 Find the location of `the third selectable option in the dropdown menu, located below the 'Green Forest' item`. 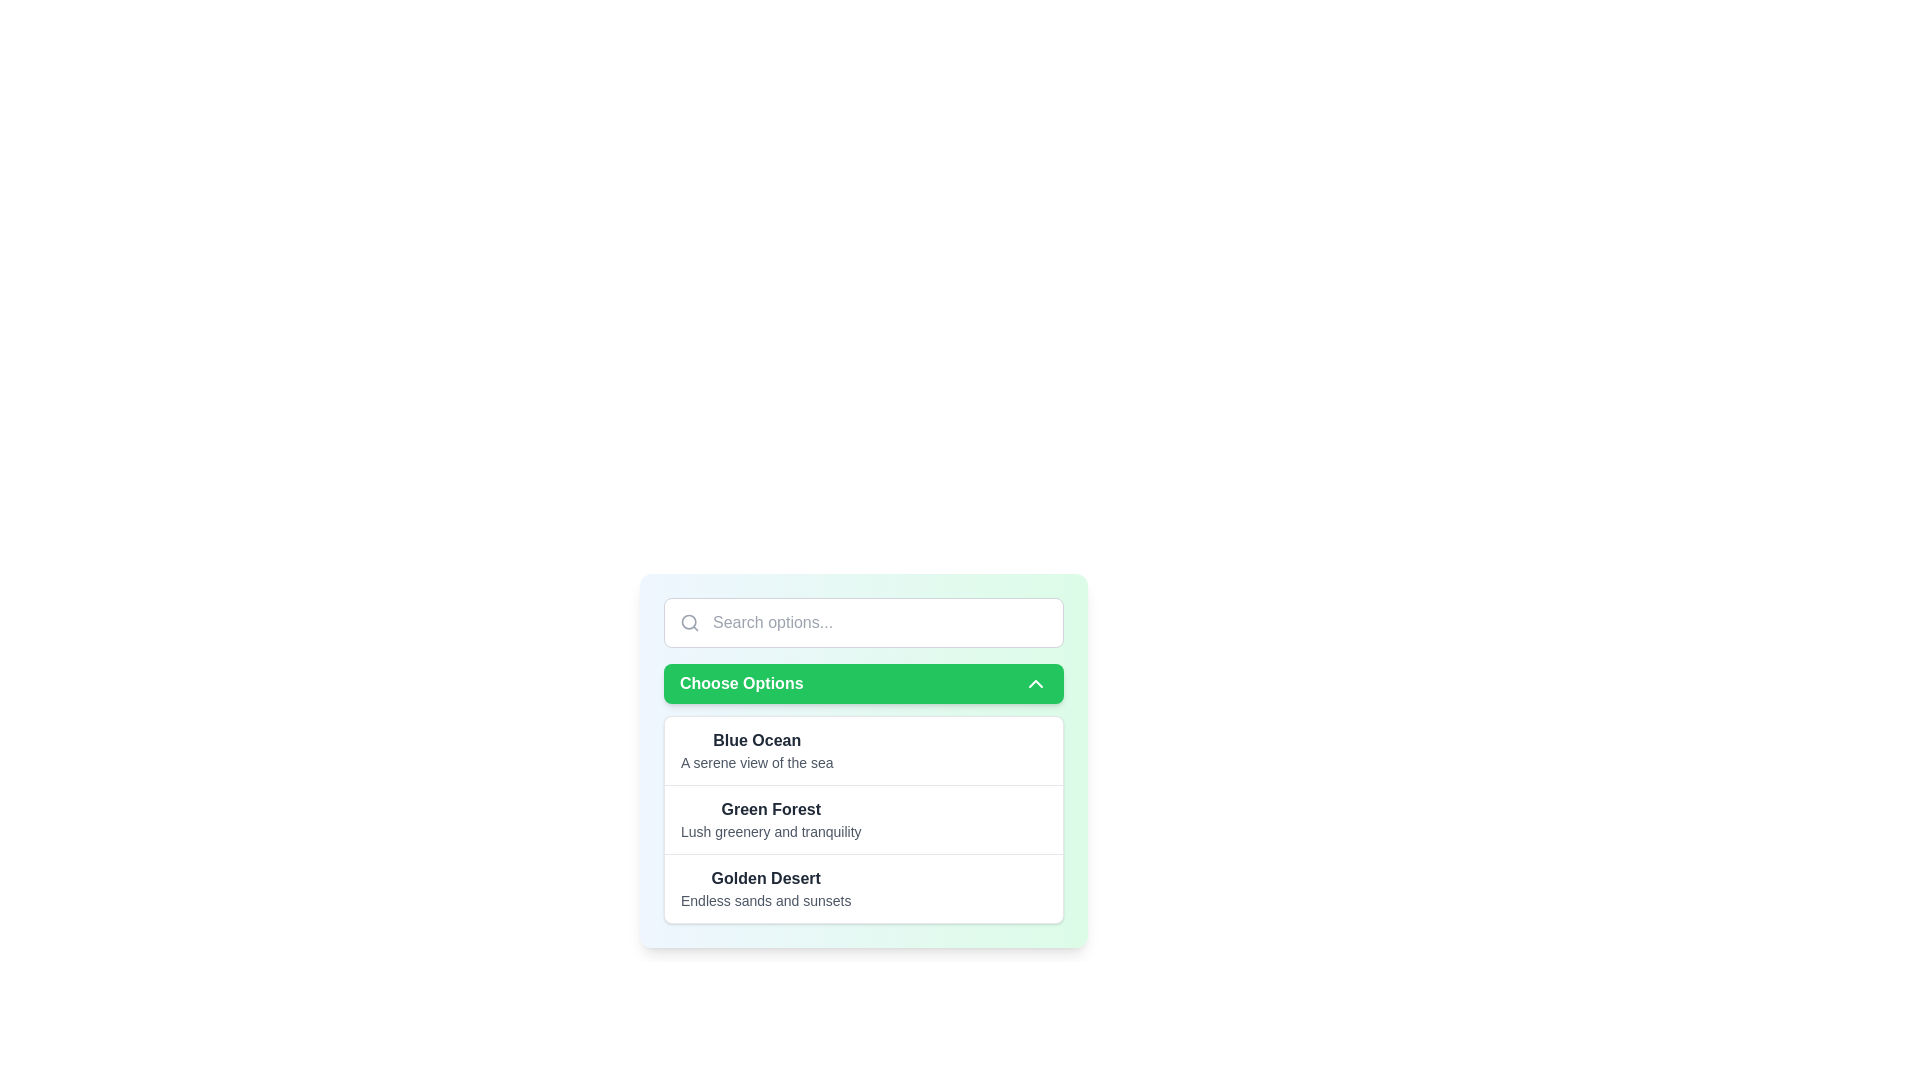

the third selectable option in the dropdown menu, located below the 'Green Forest' item is located at coordinates (765, 887).